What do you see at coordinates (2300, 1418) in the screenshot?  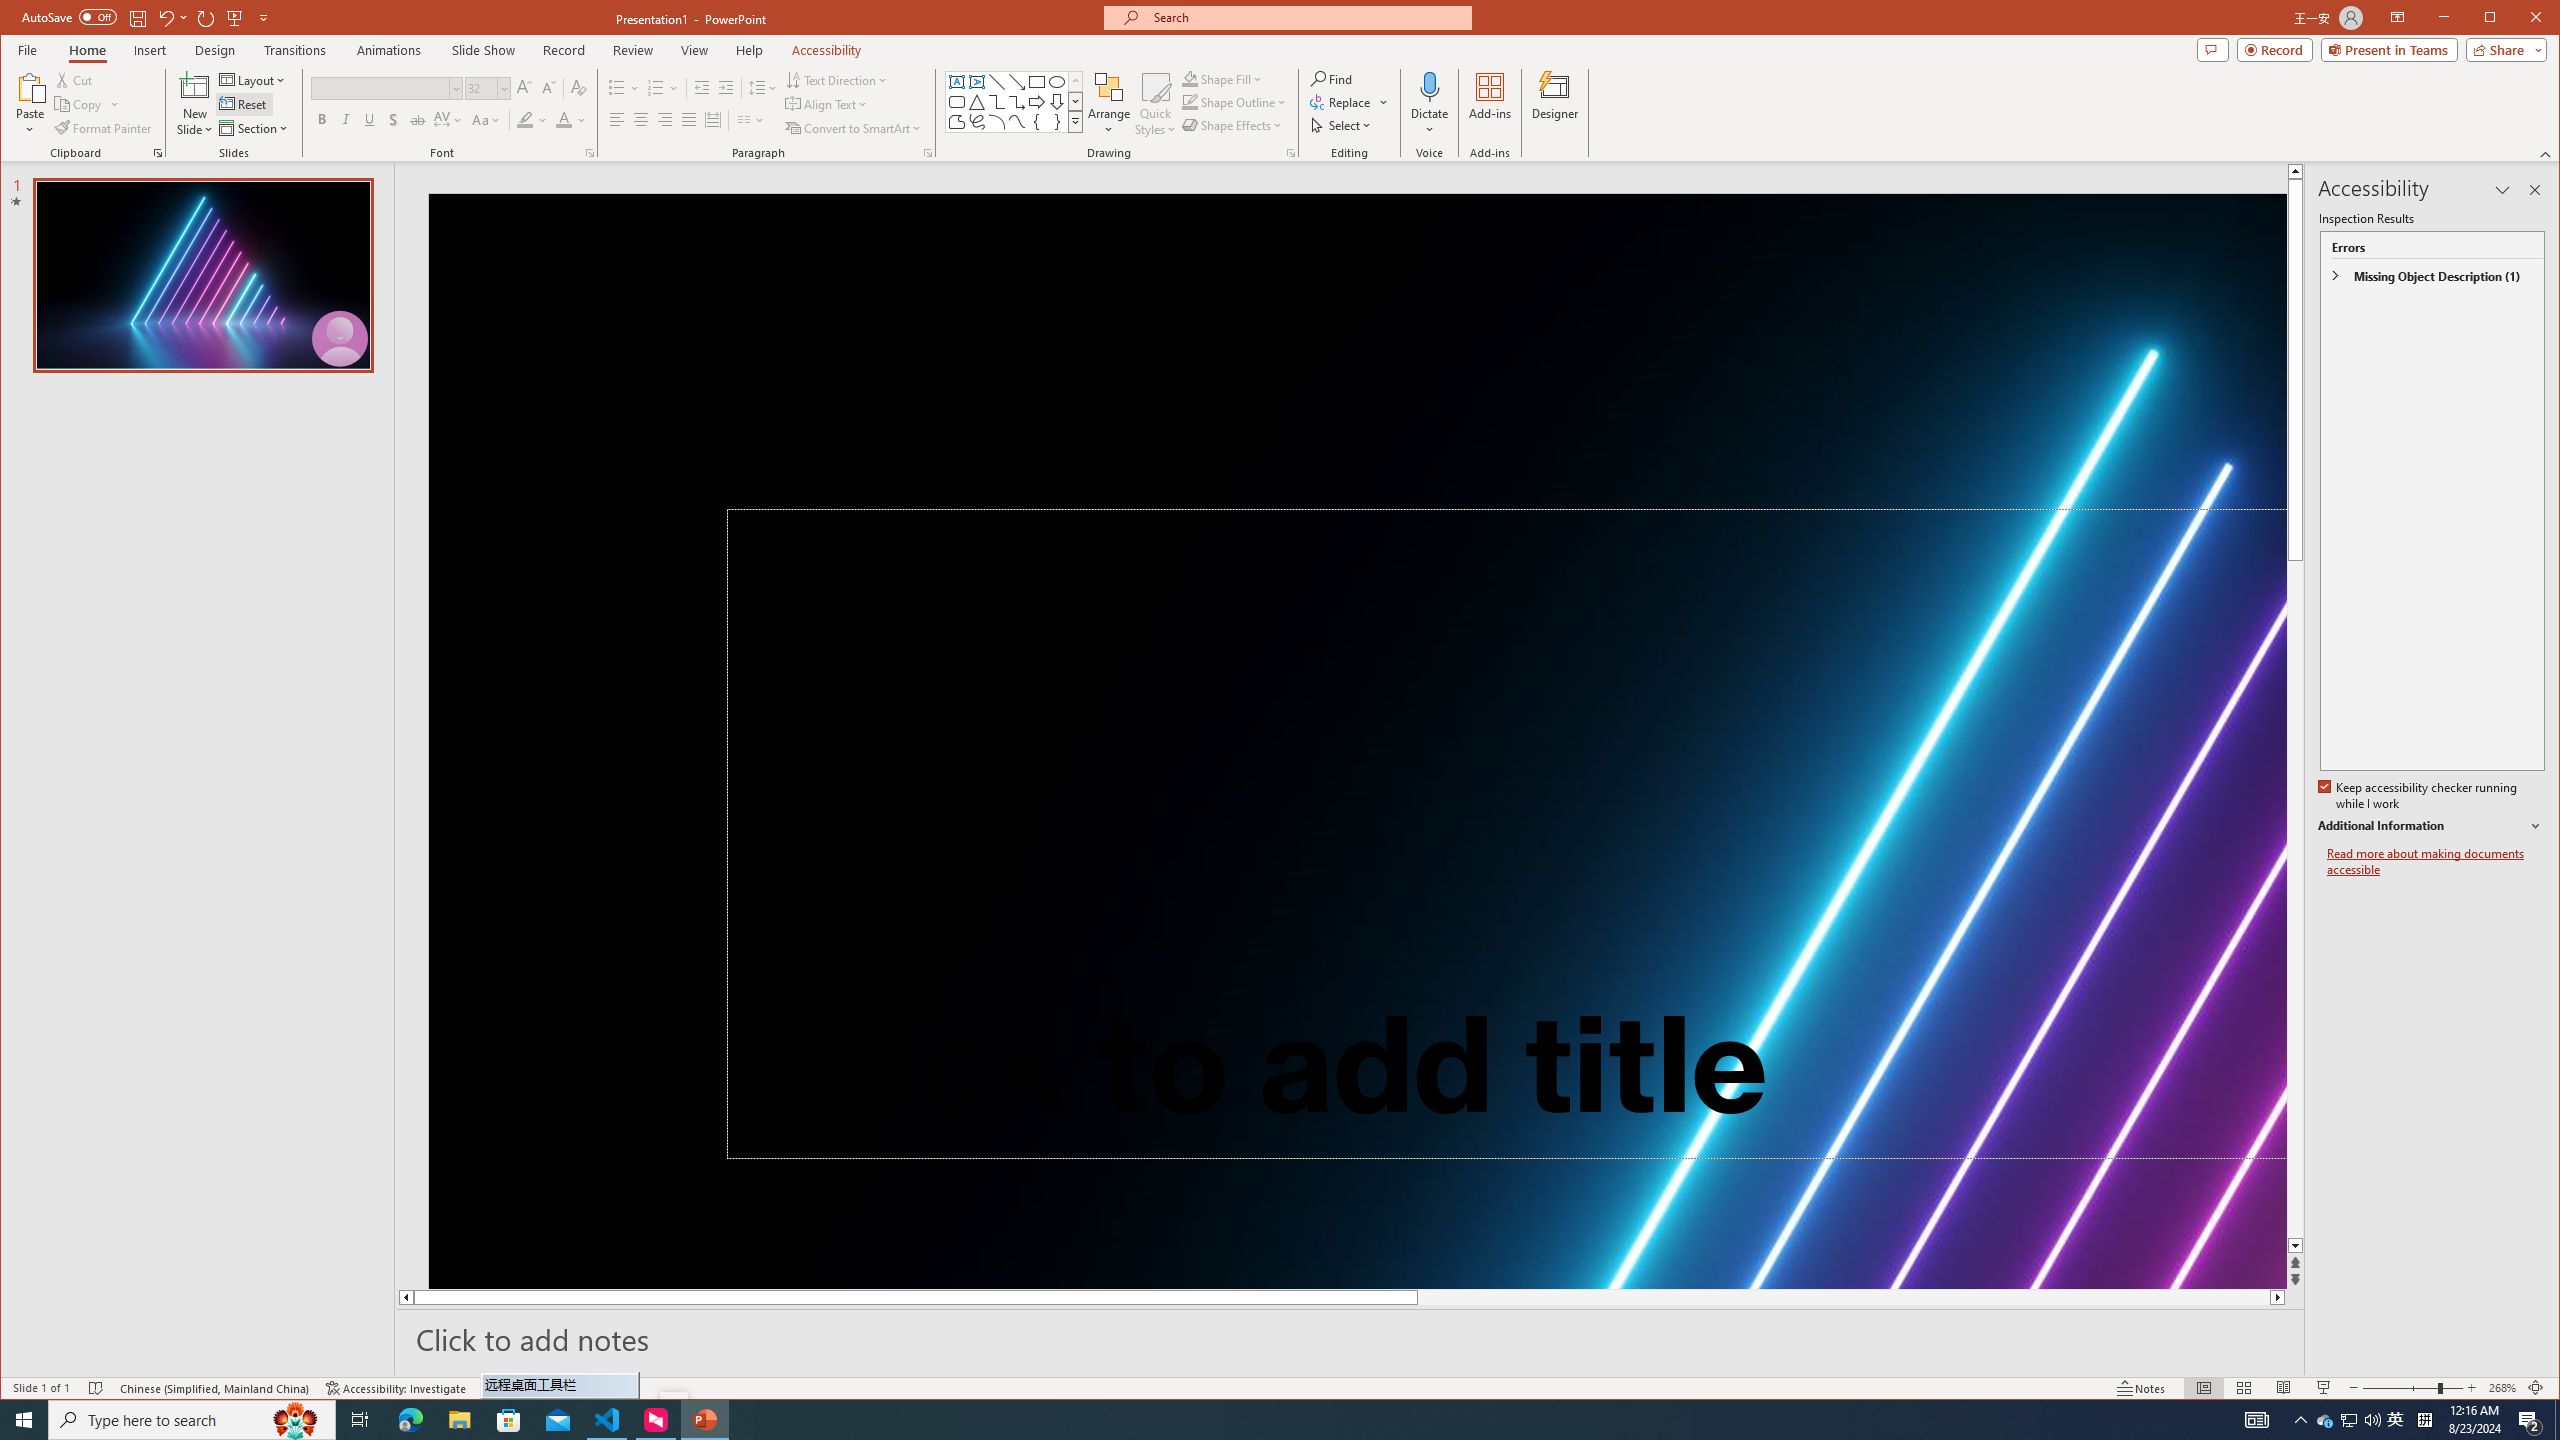 I see `'Notification Chevron'` at bounding box center [2300, 1418].